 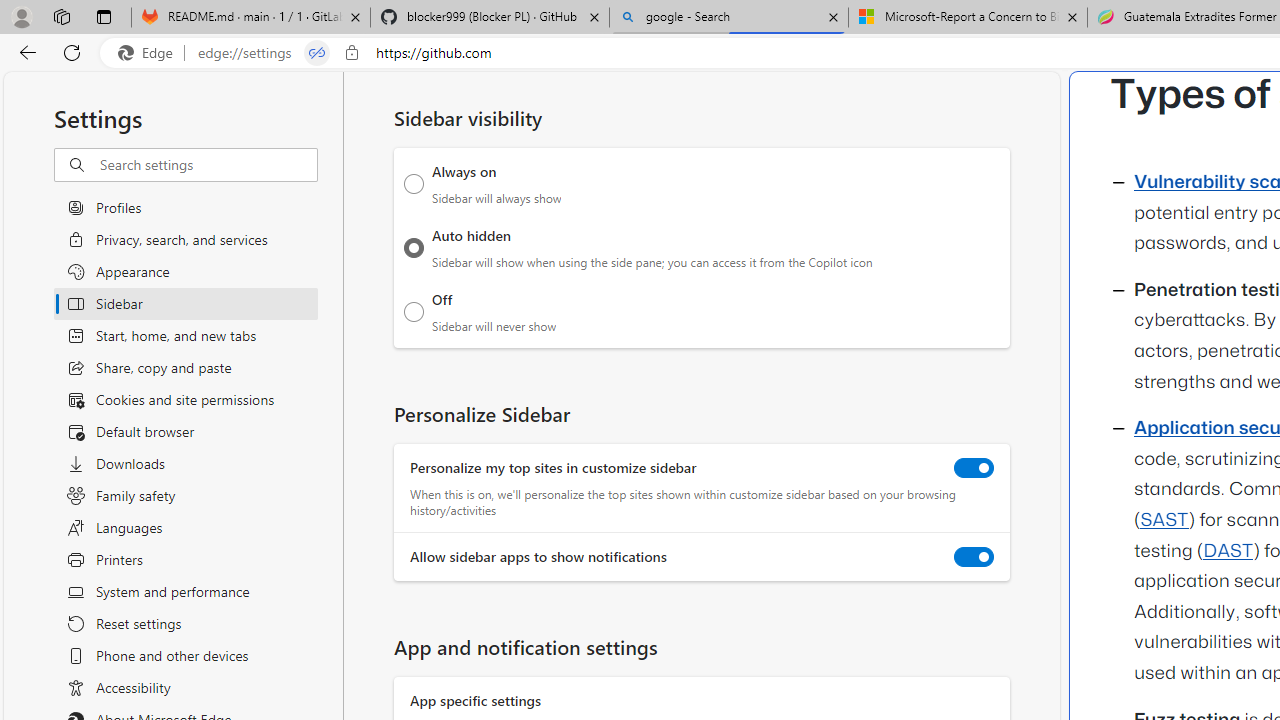 What do you see at coordinates (728, 17) in the screenshot?
I see `'google - Search'` at bounding box center [728, 17].